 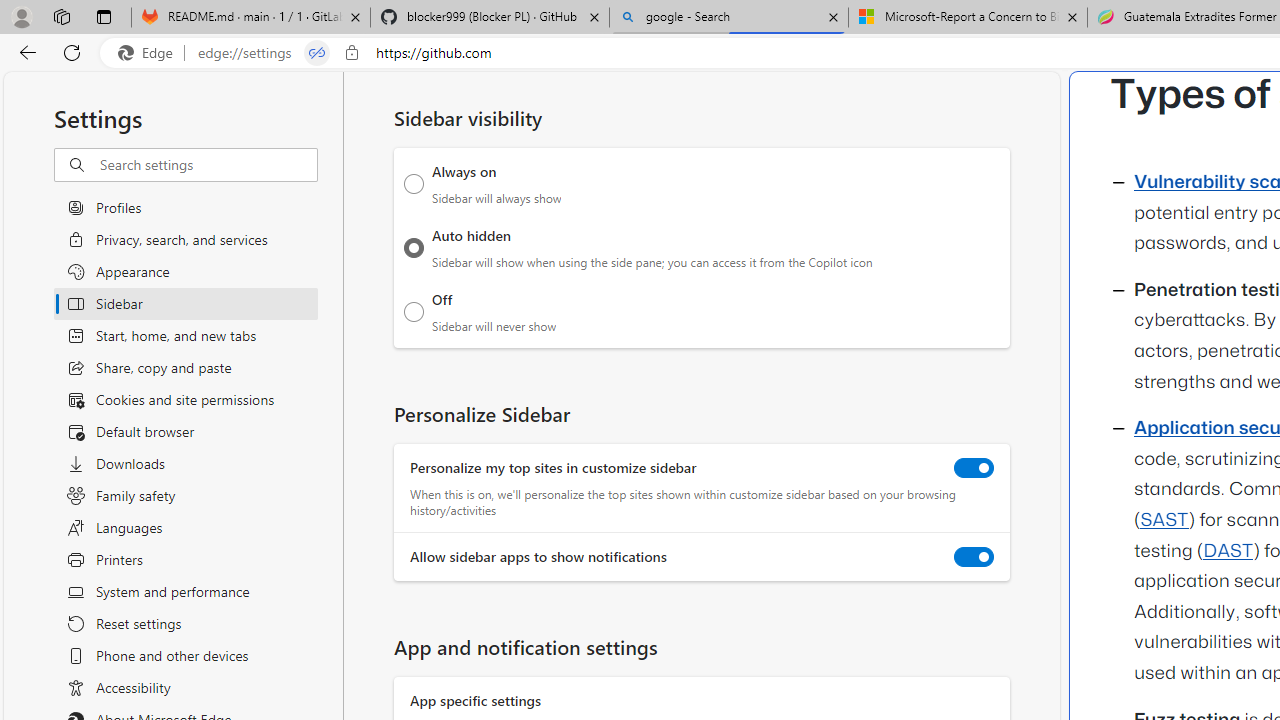 What do you see at coordinates (728, 17) in the screenshot?
I see `'google - Search'` at bounding box center [728, 17].